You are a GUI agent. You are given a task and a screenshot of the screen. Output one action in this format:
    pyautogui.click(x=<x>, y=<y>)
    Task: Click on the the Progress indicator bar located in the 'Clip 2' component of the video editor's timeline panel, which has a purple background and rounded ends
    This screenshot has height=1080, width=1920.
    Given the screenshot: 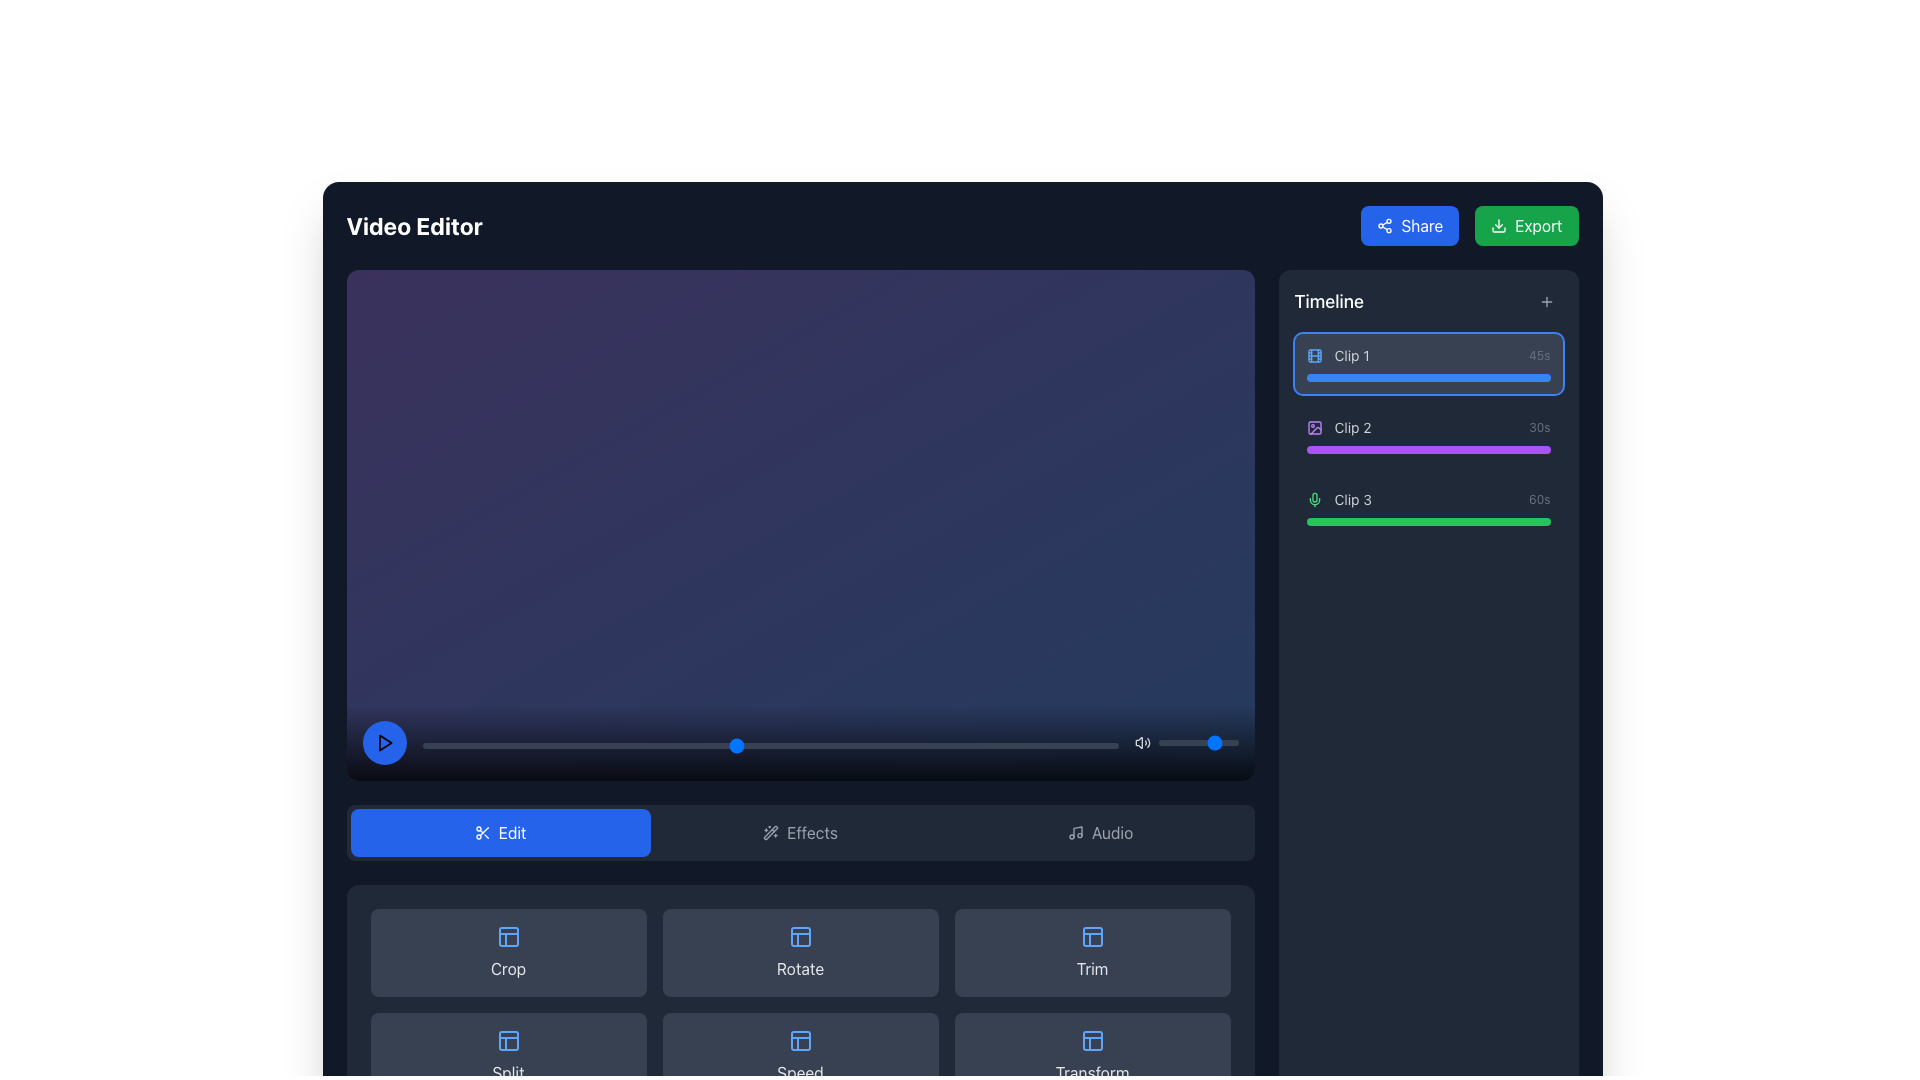 What is the action you would take?
    pyautogui.click(x=1427, y=450)
    